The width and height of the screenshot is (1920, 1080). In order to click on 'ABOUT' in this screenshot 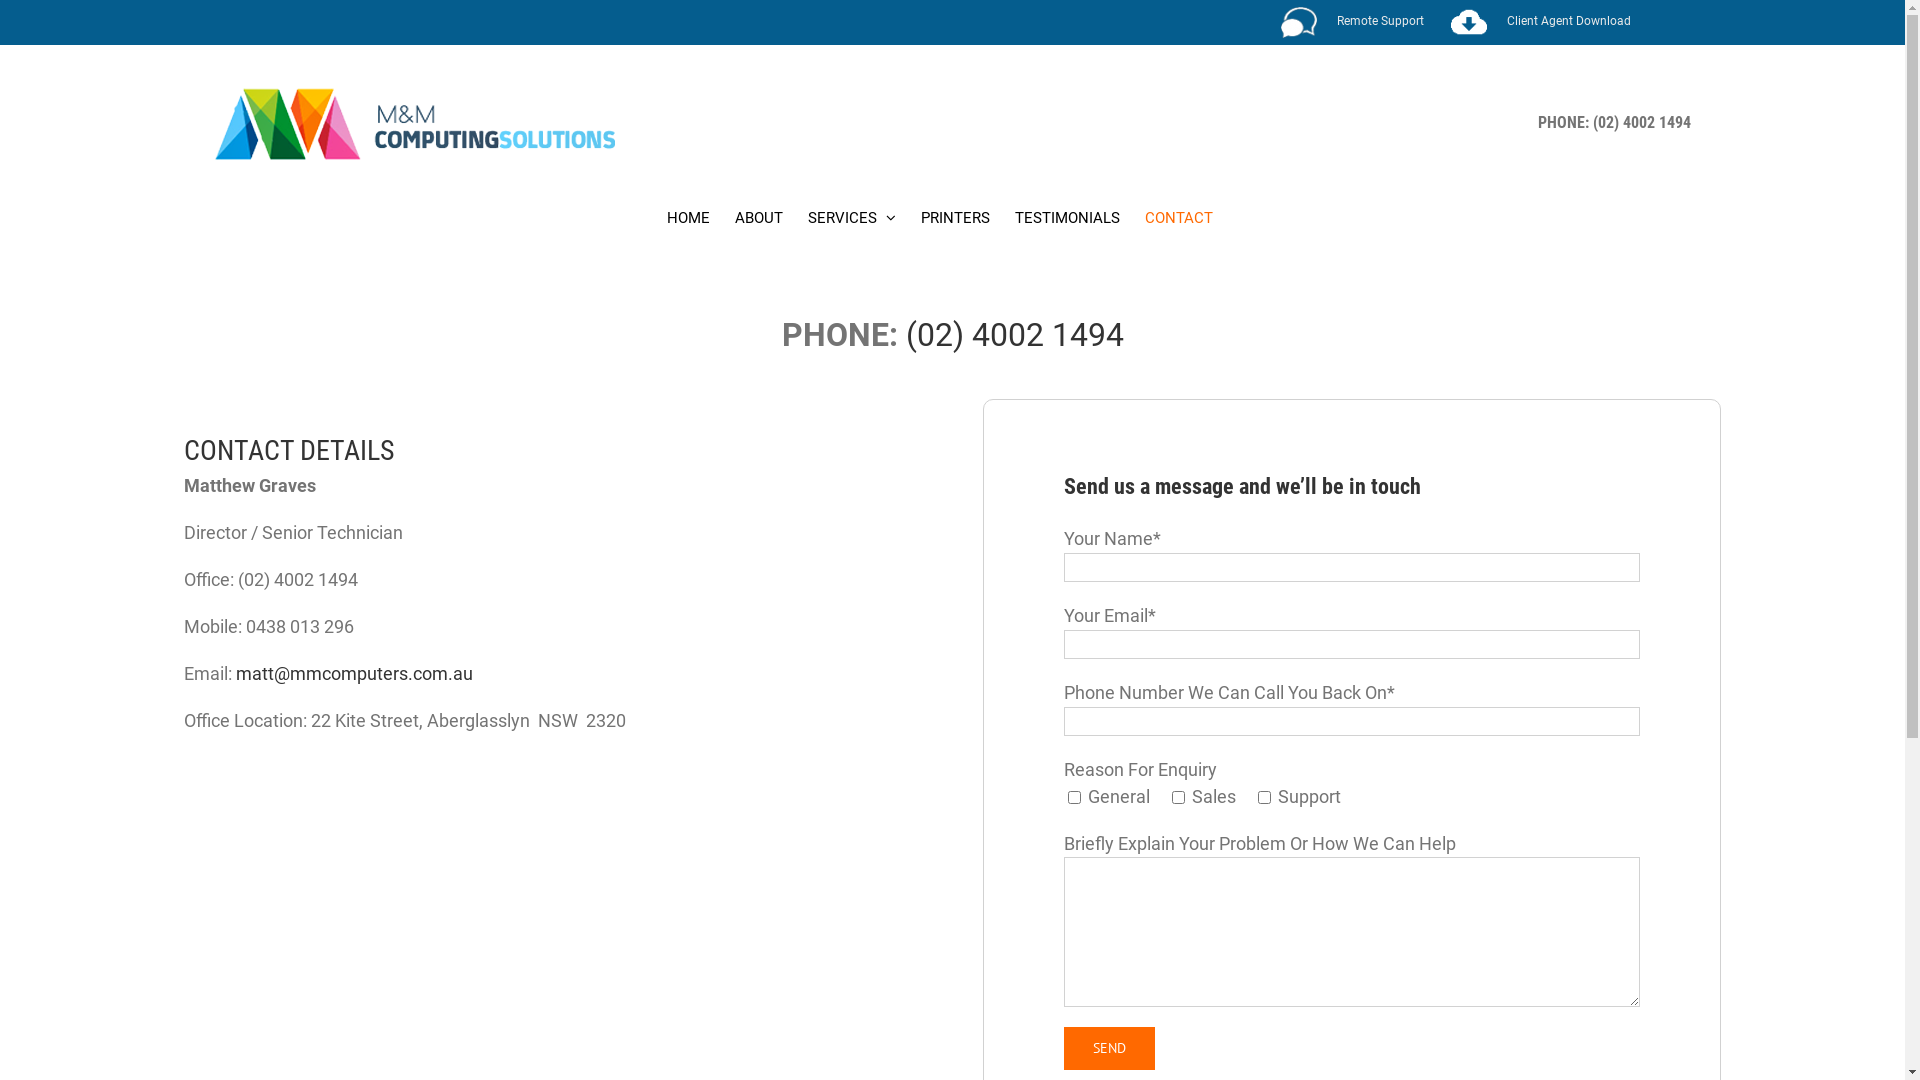, I will do `click(733, 218)`.